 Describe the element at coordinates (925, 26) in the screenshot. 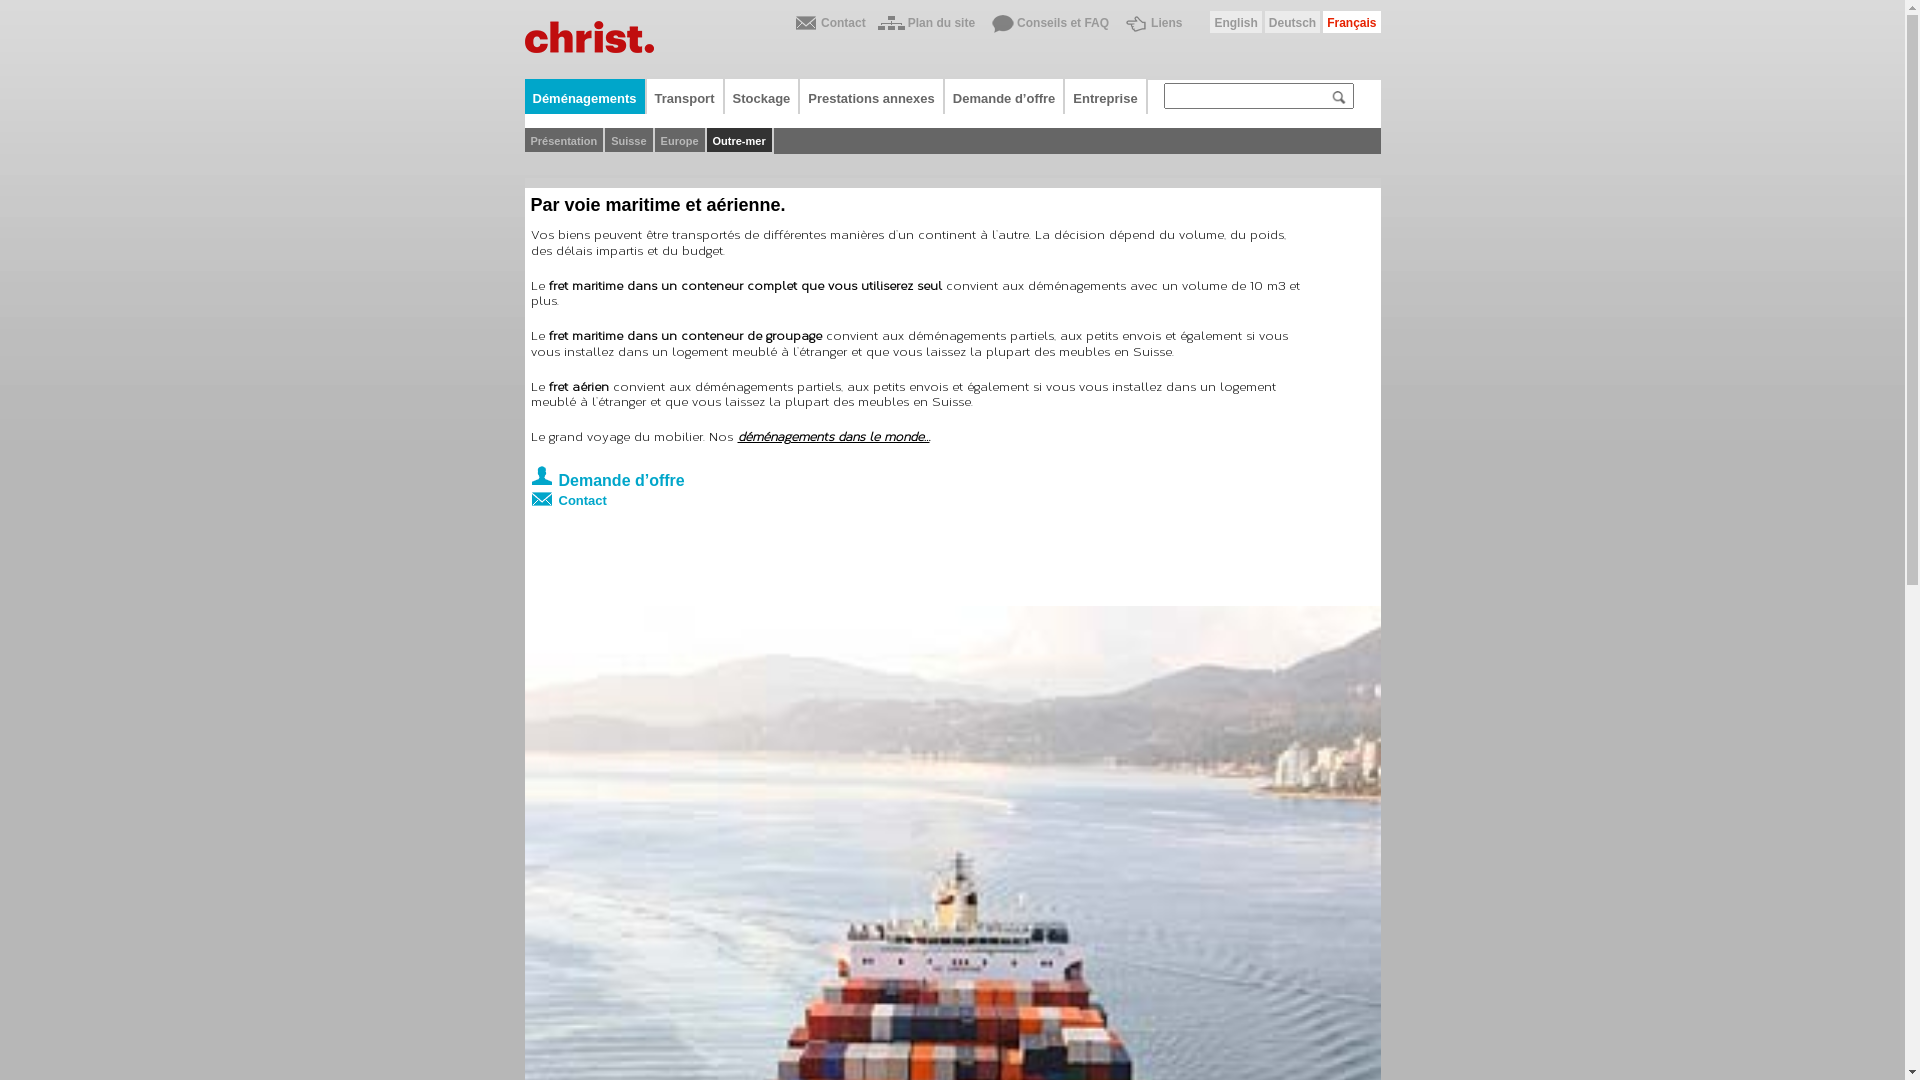

I see `'Plan du site'` at that location.